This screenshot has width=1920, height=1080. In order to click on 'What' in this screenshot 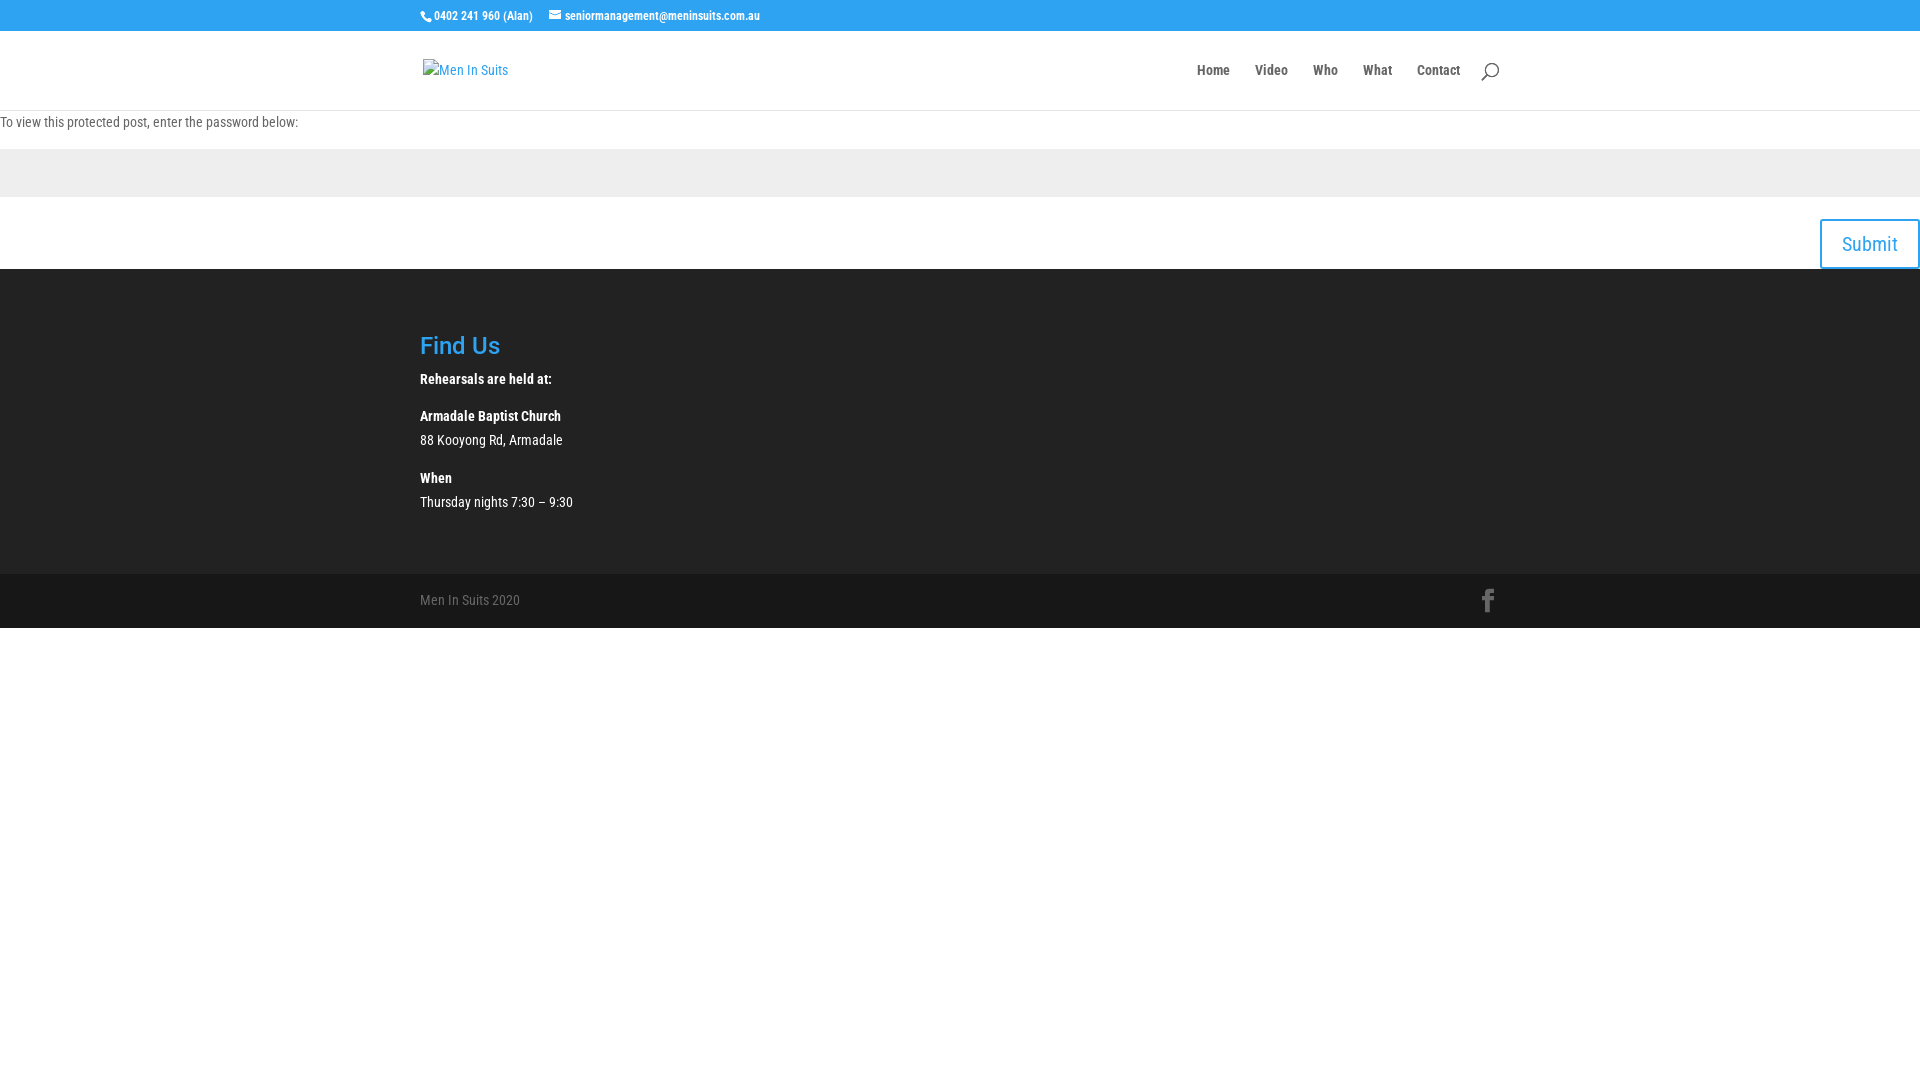, I will do `click(1376, 85)`.